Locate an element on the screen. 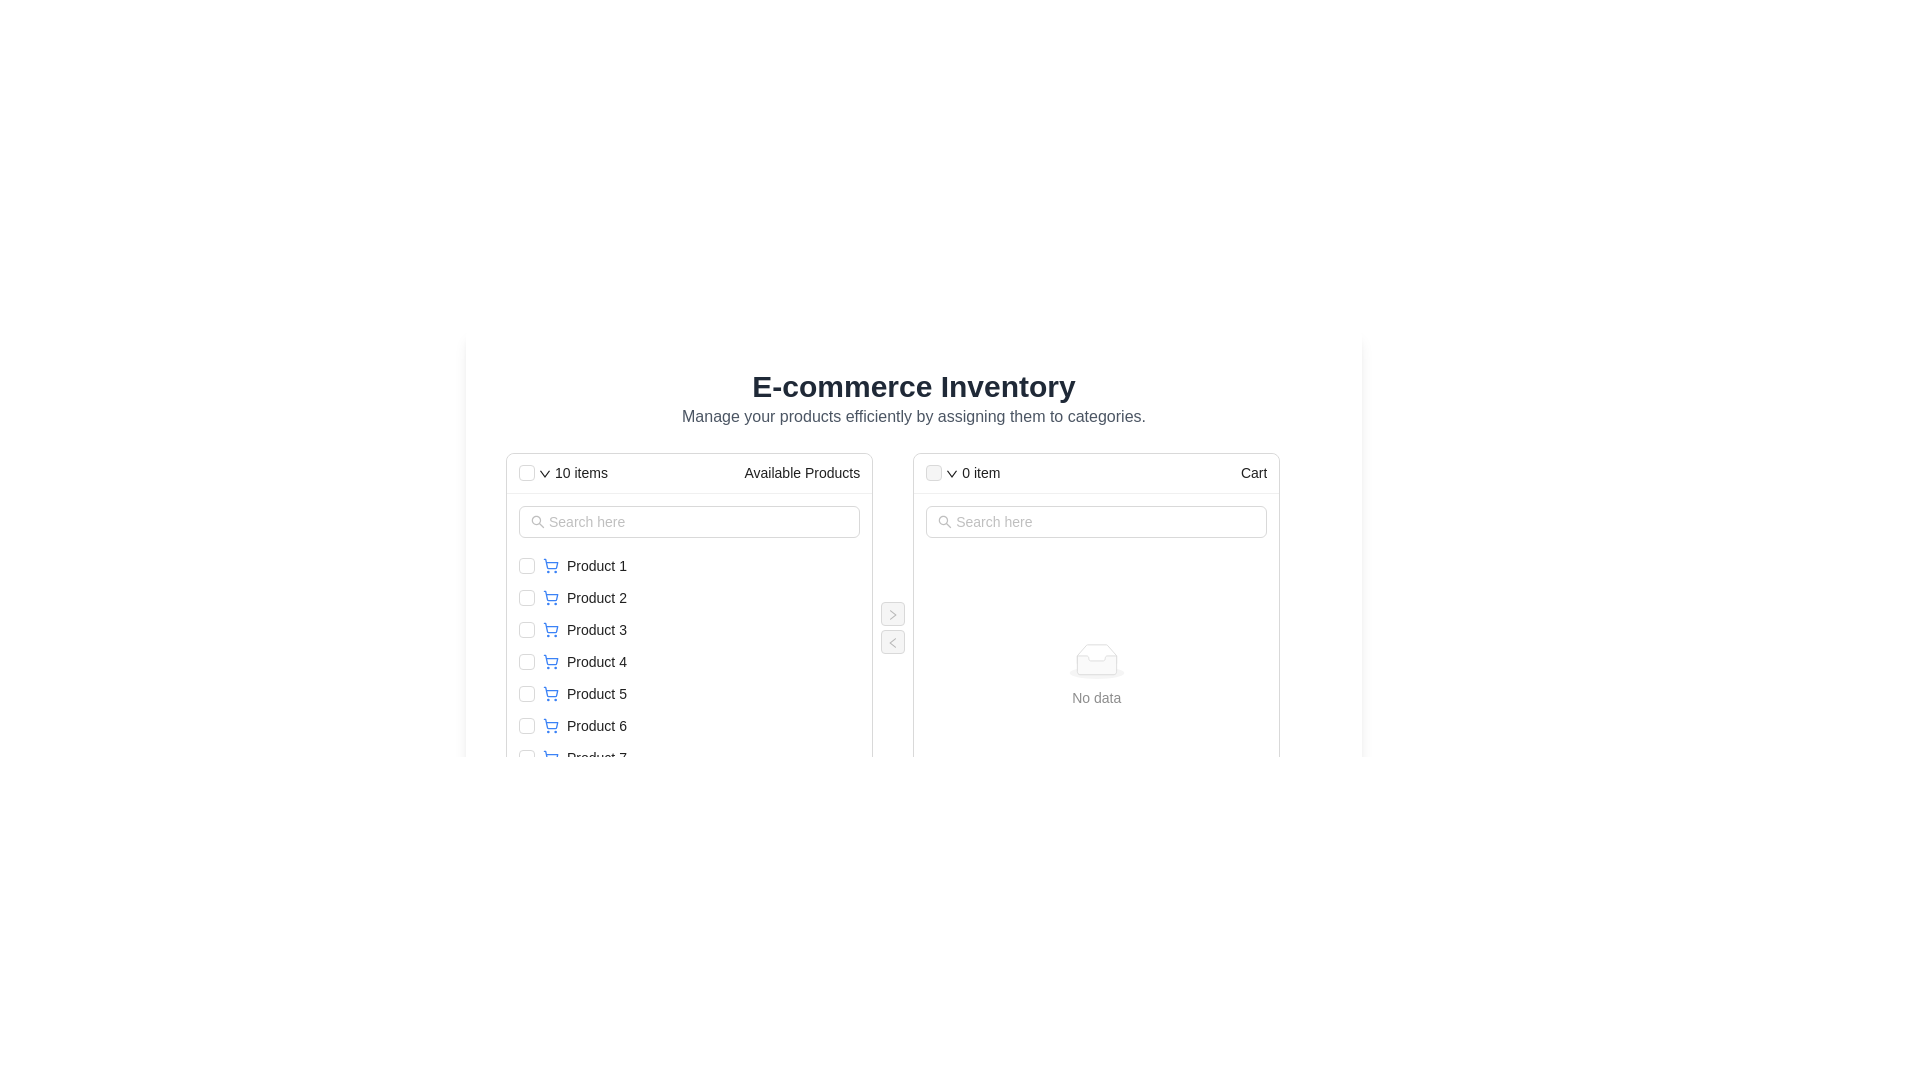 The image size is (1920, 1080). the non-interactive text label indicating the name or title of a product, which is the seventh item in the 'Available Products' list, located below 'Product 6' is located at coordinates (595, 758).